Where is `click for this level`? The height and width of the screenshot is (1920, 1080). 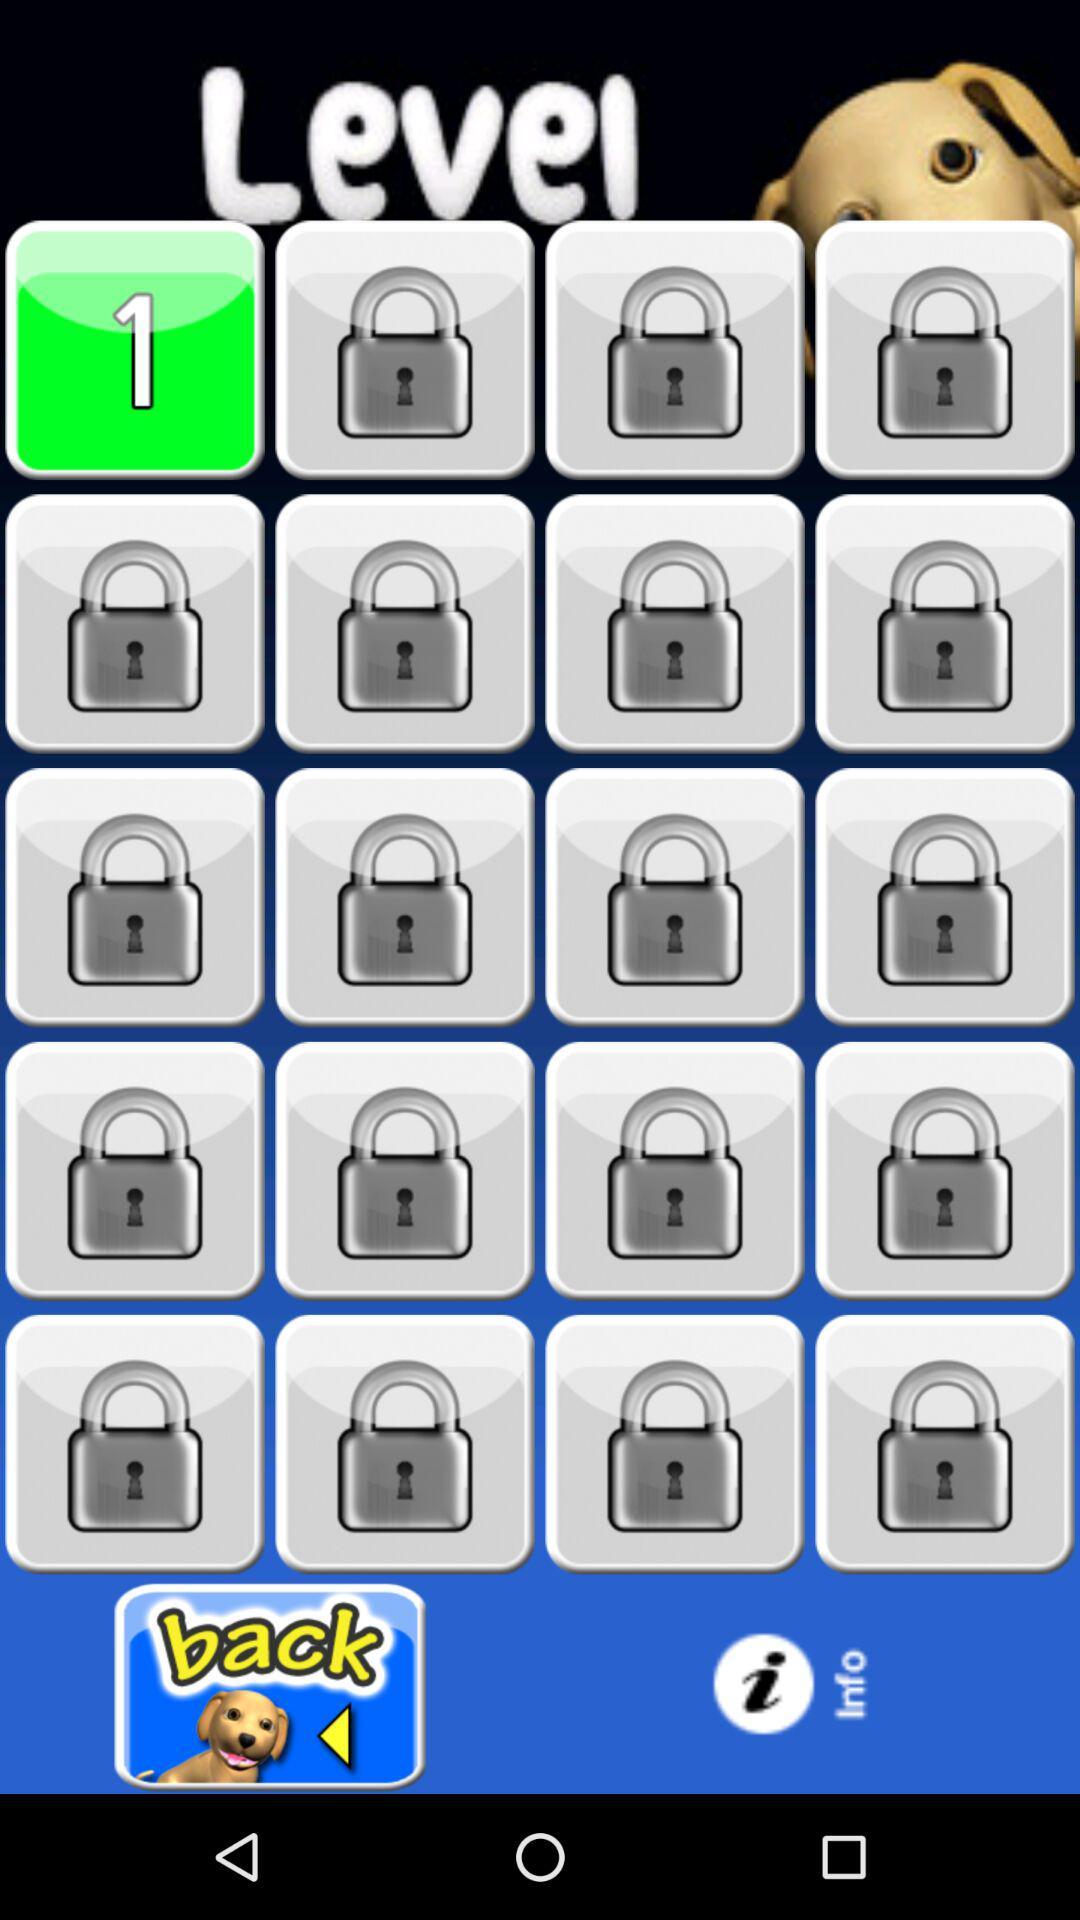 click for this level is located at coordinates (405, 897).